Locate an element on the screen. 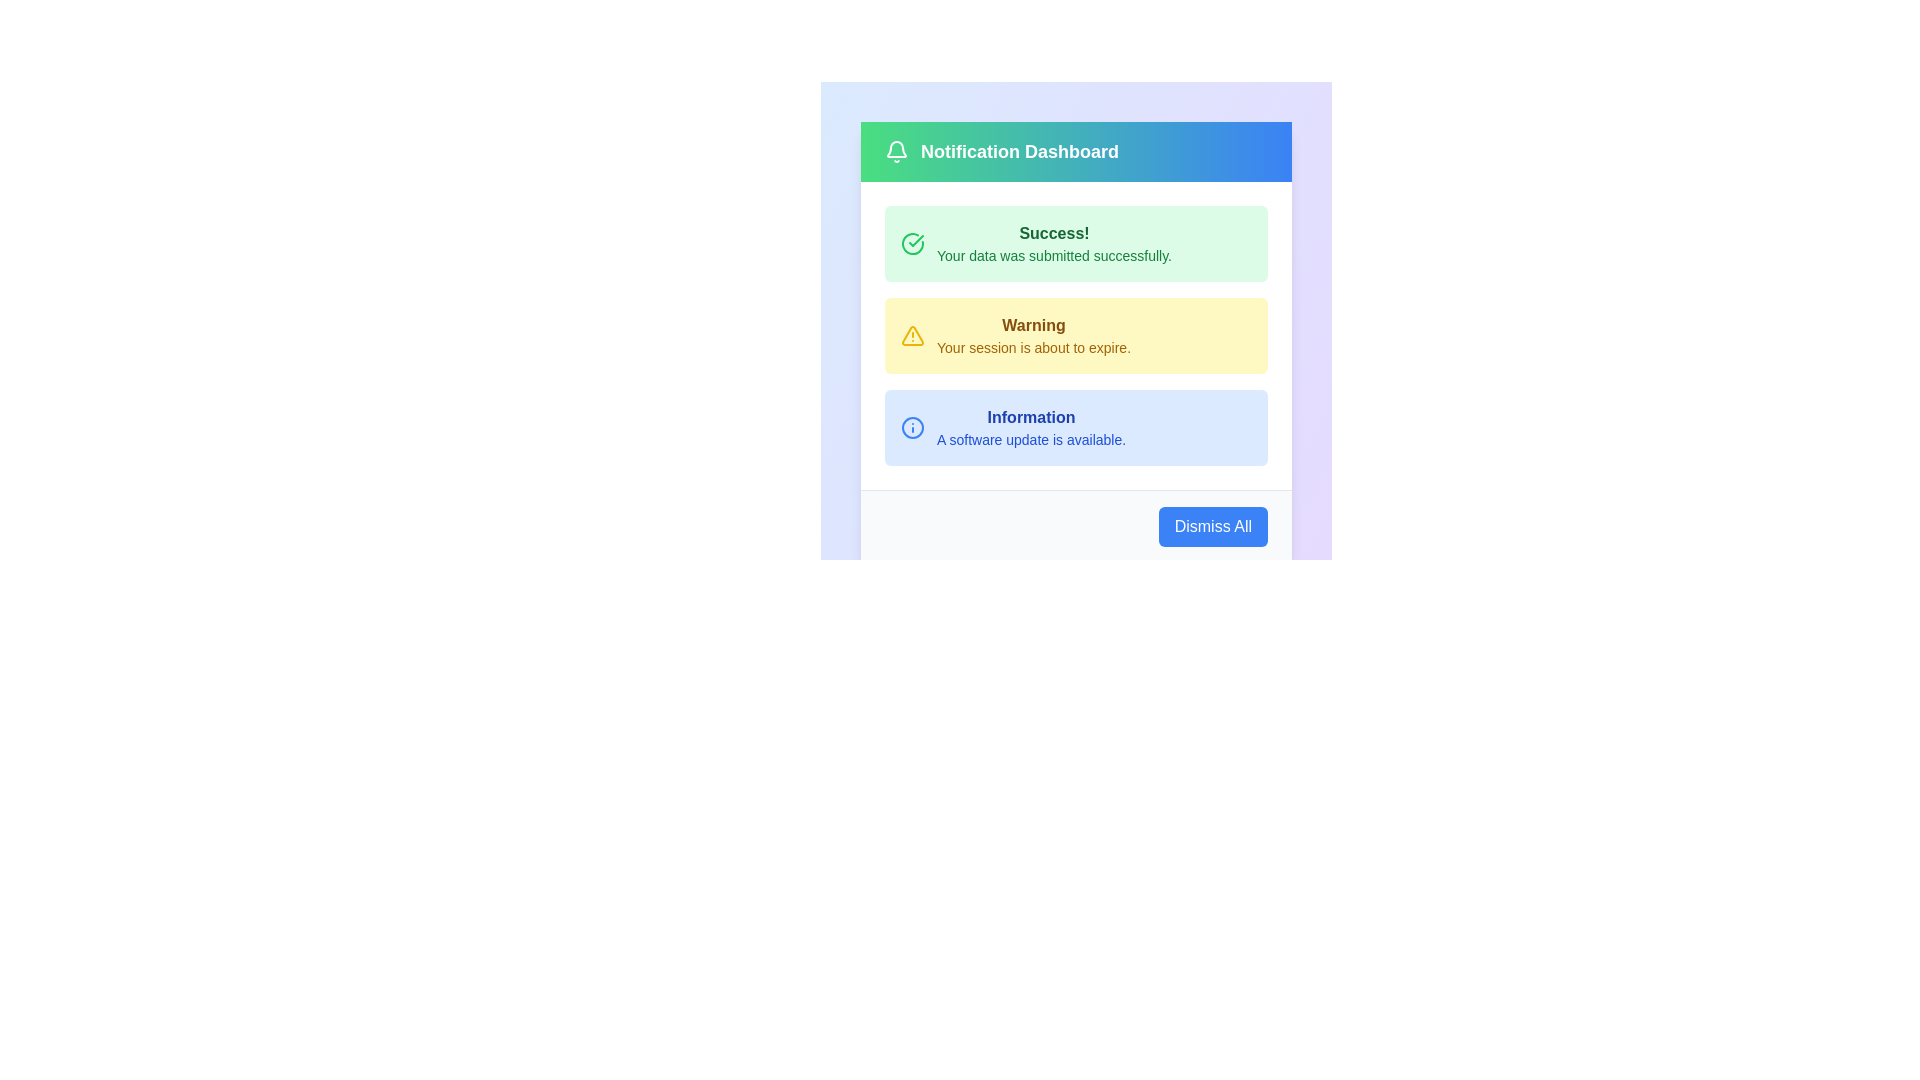  the bell icon with a green background and white outline located to the left of the 'Notification Dashboard' text in the header section is located at coordinates (896, 150).